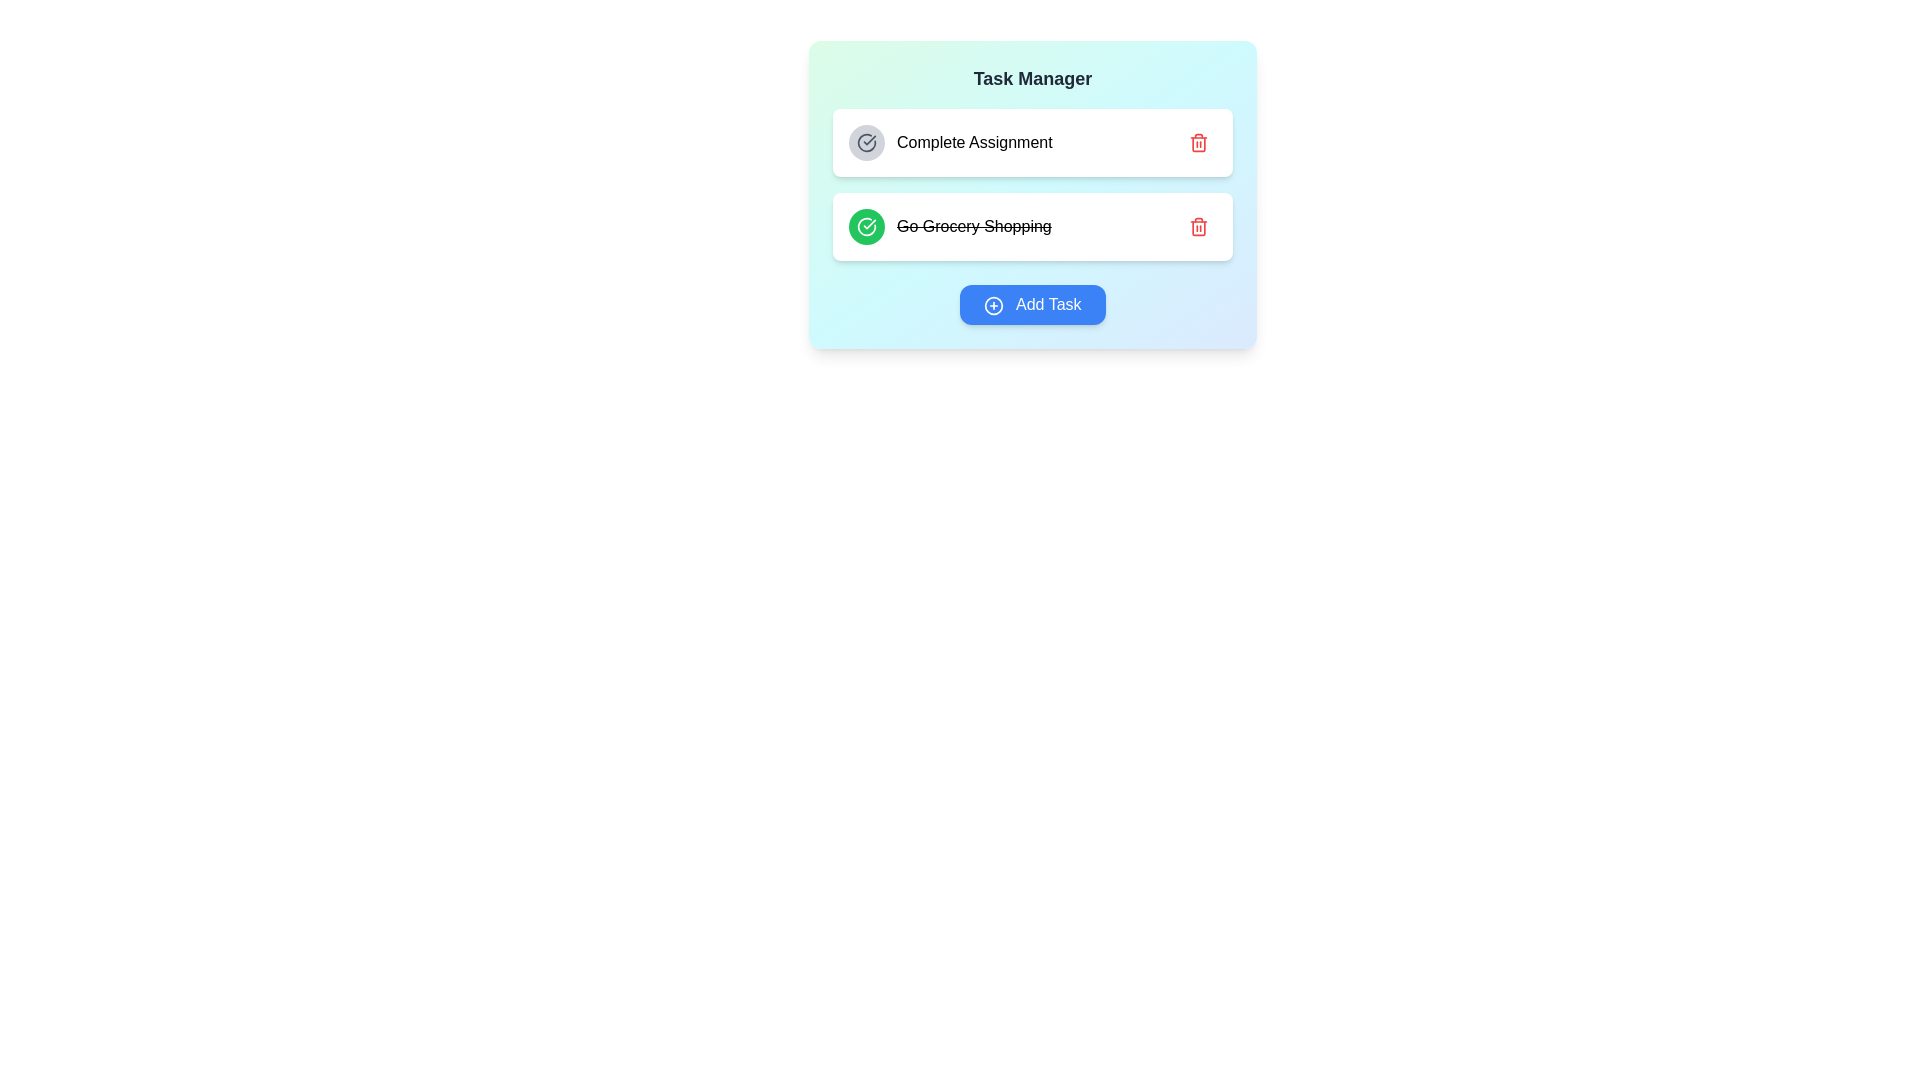 The width and height of the screenshot is (1920, 1080). I want to click on SVG Circle Element, which is part of the 'Add Task' button, by clicking on its center point, so click(994, 305).